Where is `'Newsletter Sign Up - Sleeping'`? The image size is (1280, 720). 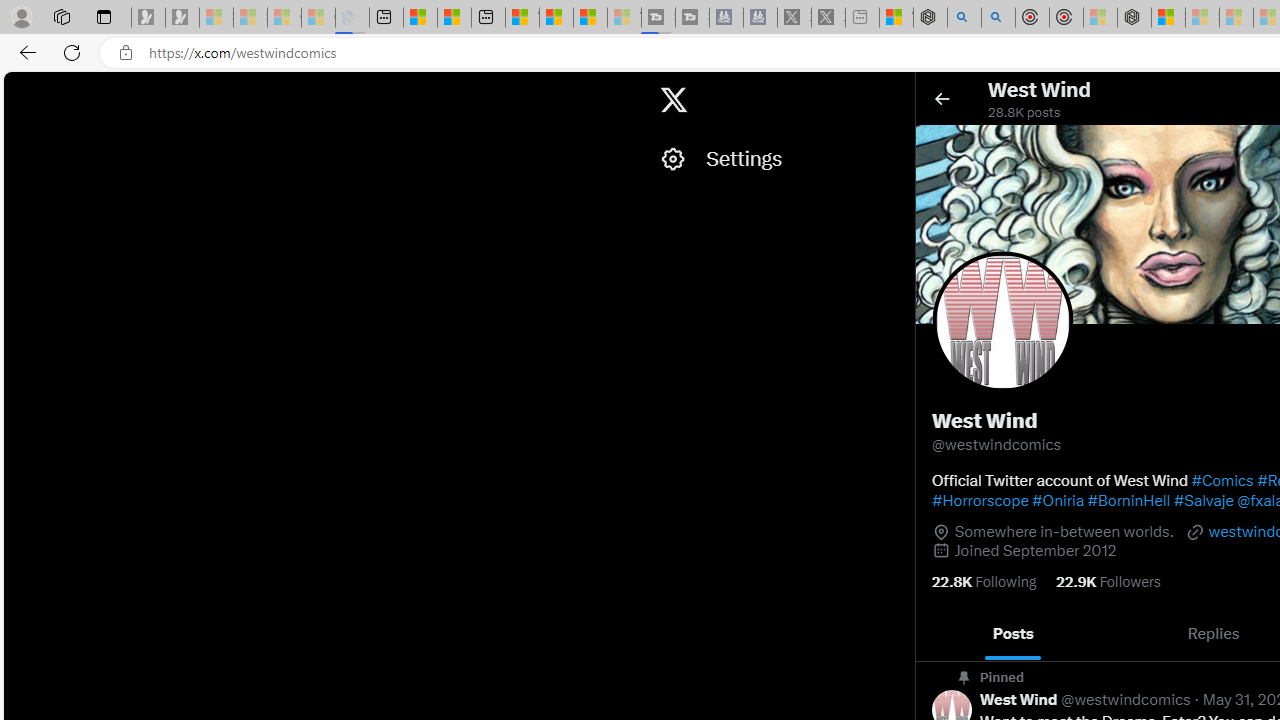
'Newsletter Sign Up - Sleeping' is located at coordinates (182, 17).